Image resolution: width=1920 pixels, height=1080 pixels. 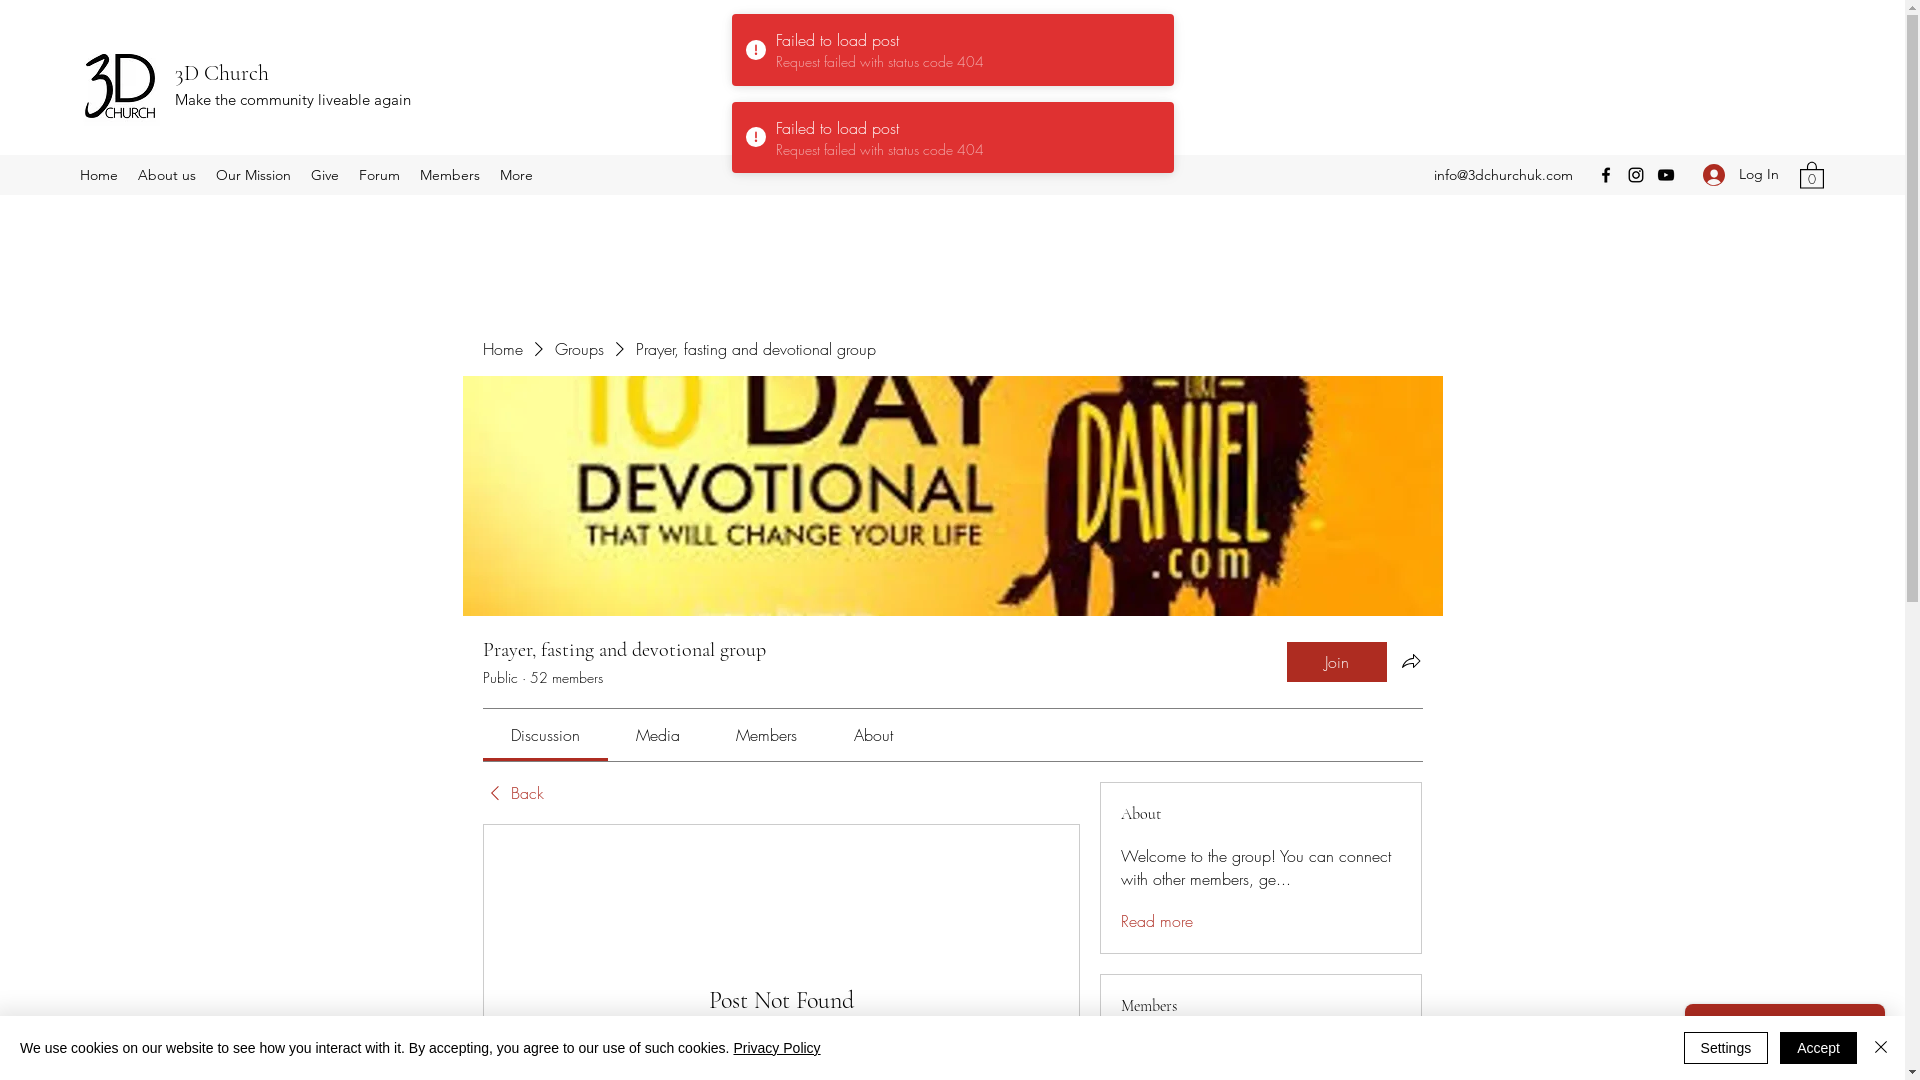 I want to click on 'info@3dchurchuk.com', so click(x=1503, y=173).